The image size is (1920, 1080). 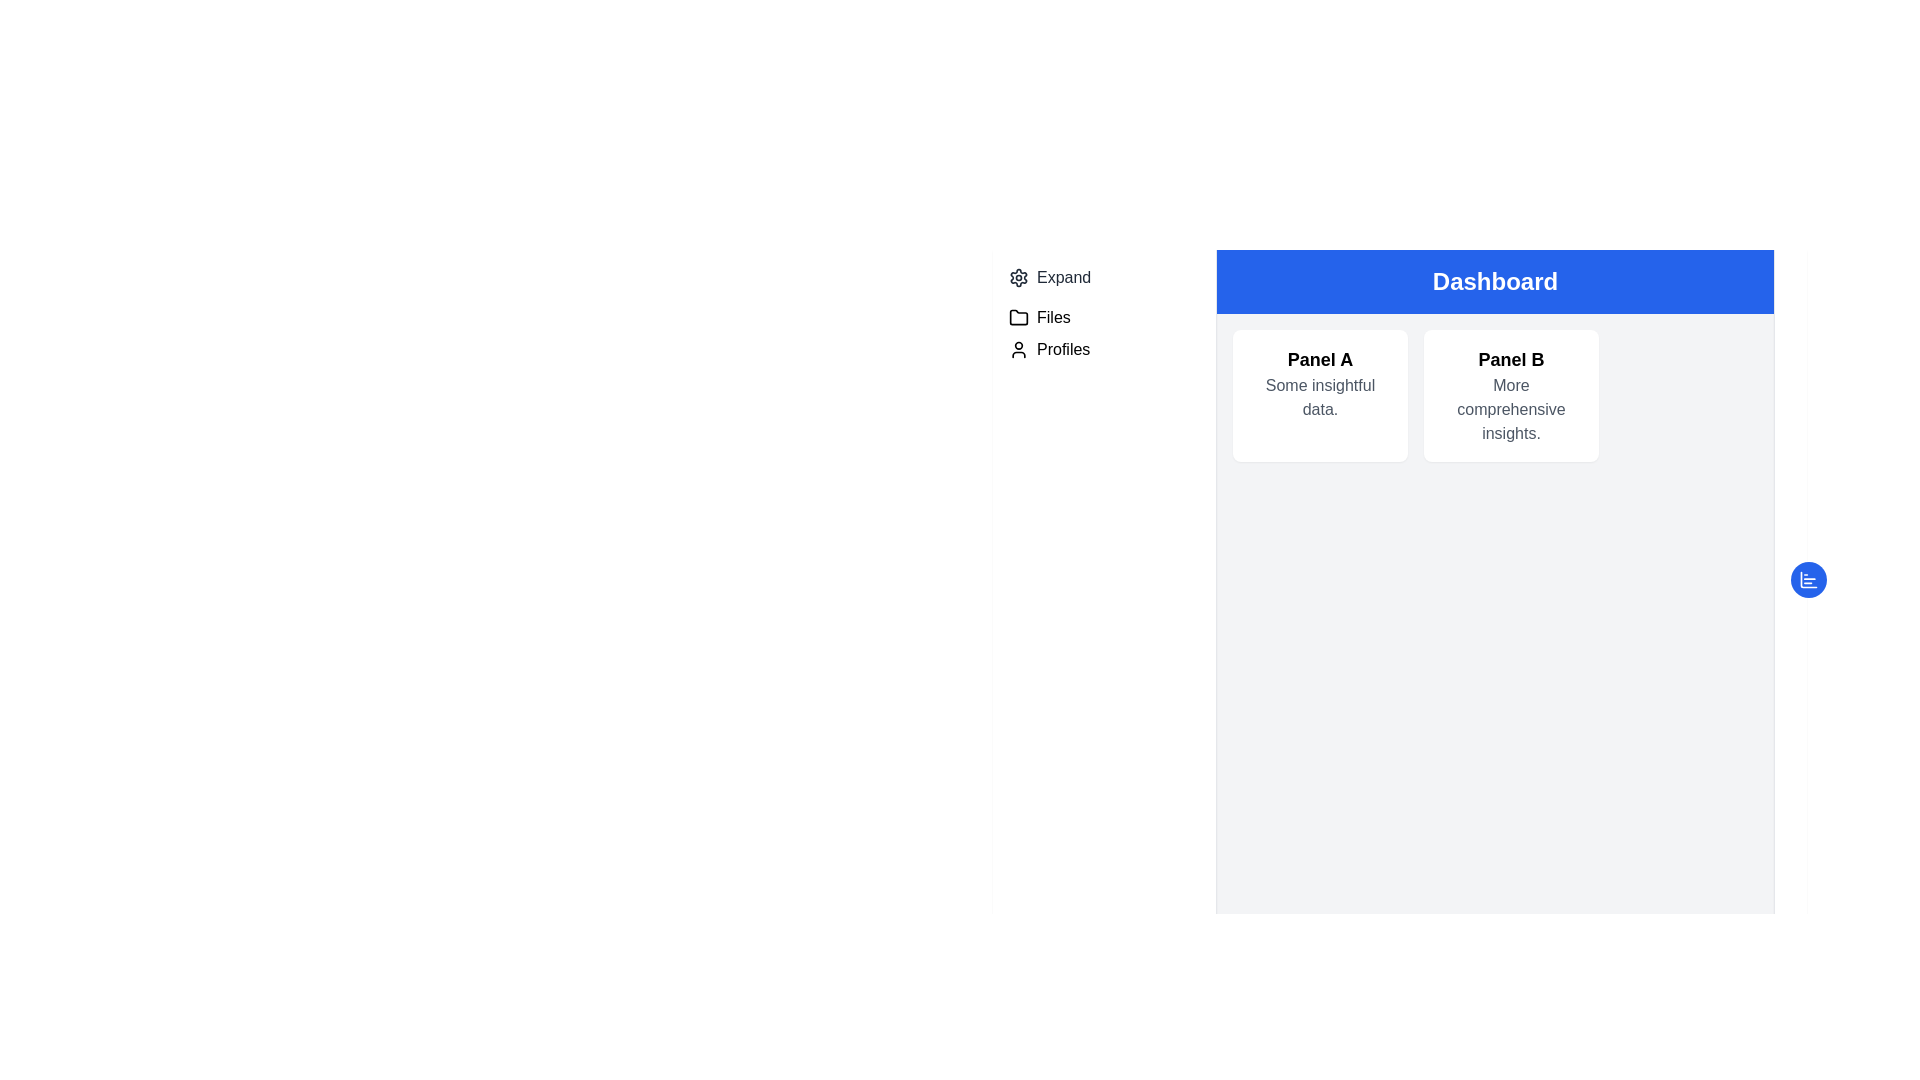 I want to click on the folder icon located to the left of the text label 'Files' in the top-center region of the sidebar, so click(x=1018, y=316).